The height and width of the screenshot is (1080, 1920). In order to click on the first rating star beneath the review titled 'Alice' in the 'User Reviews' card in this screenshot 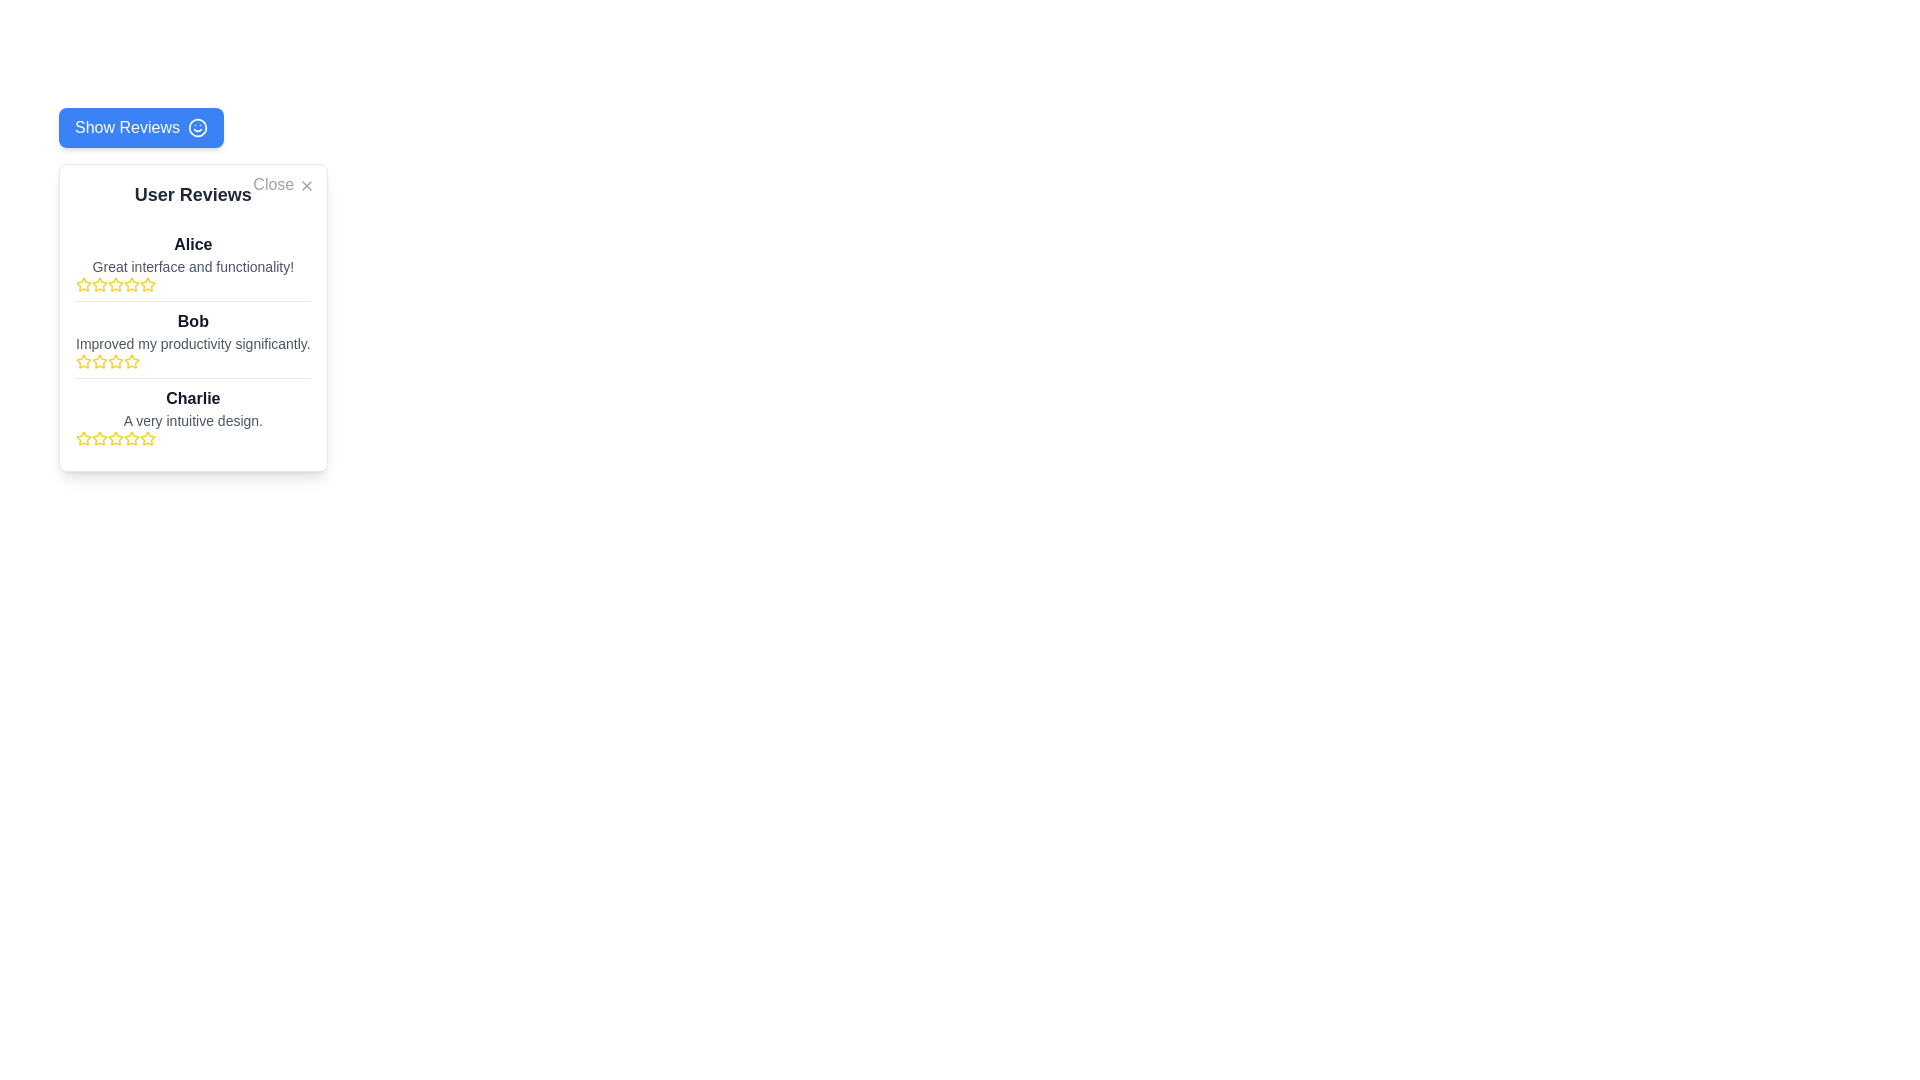, I will do `click(81, 284)`.